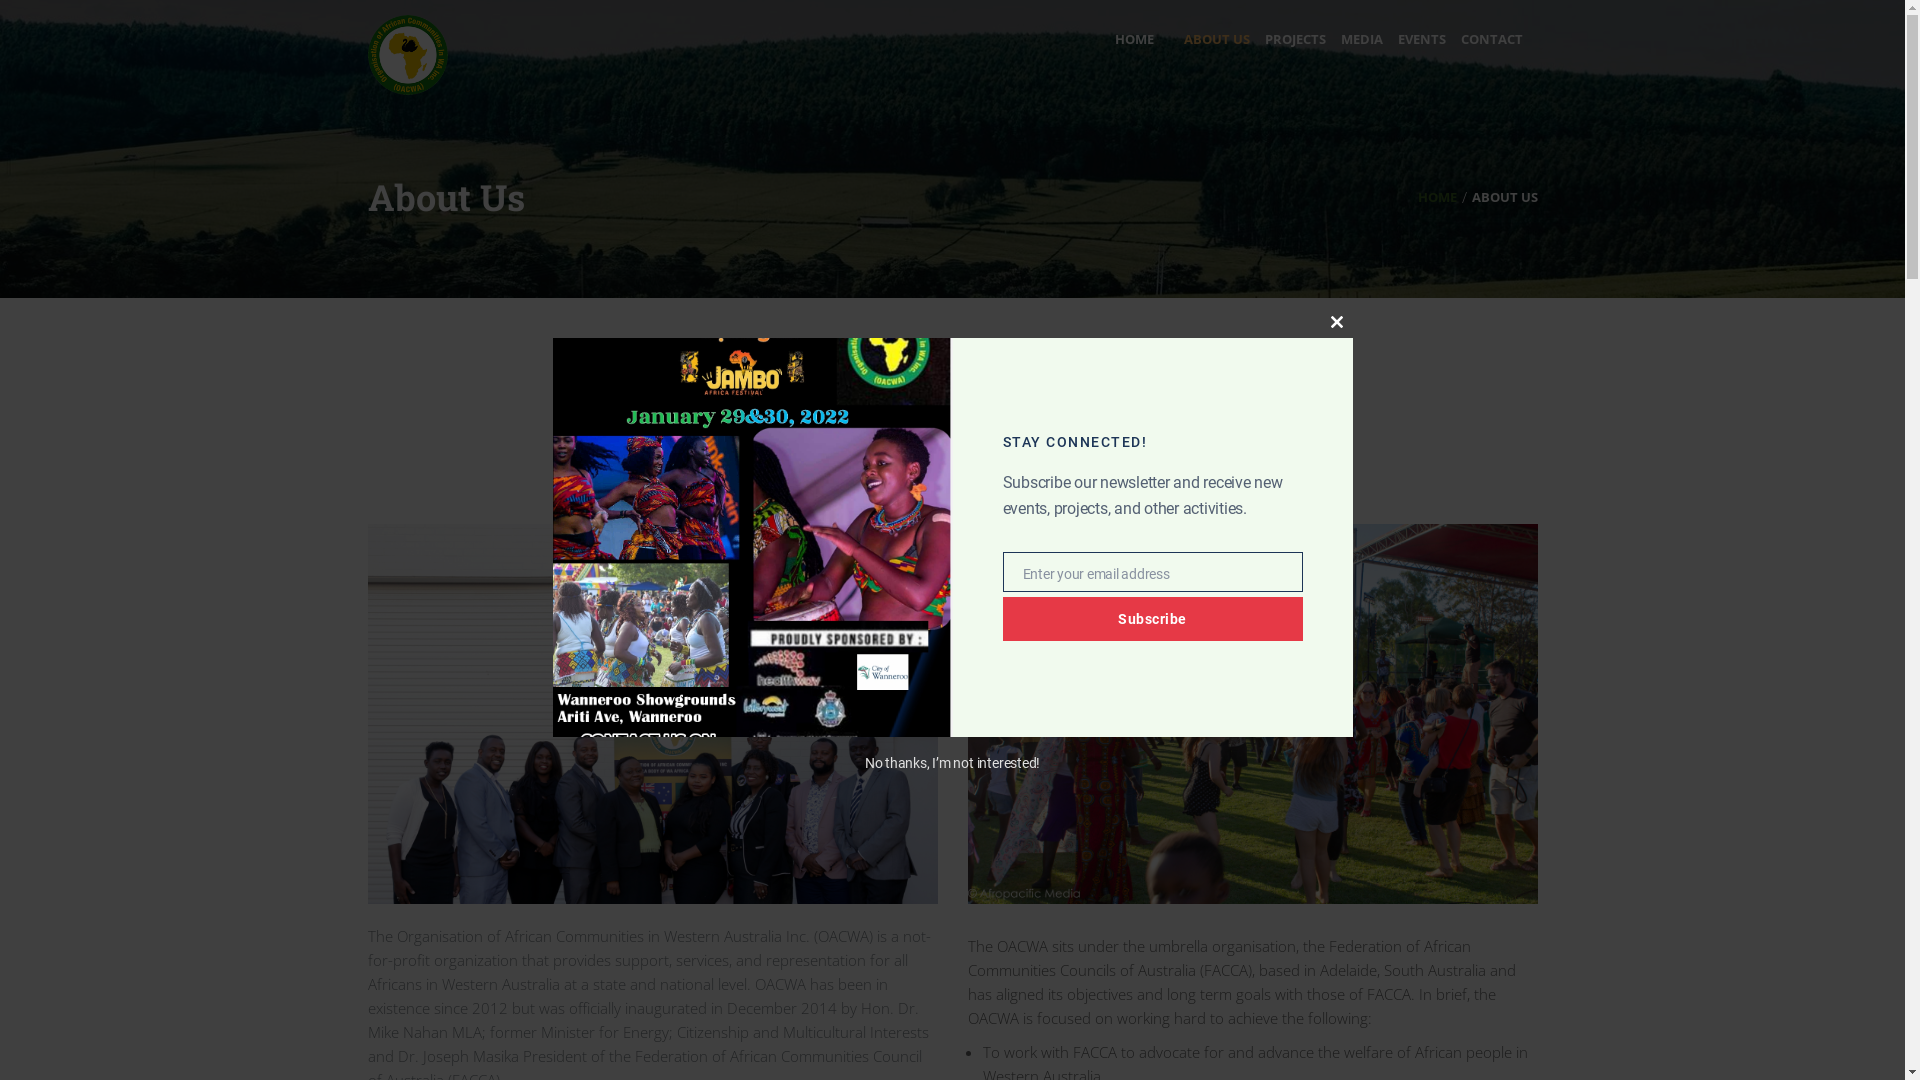 The width and height of the screenshot is (1920, 1080). What do you see at coordinates (1287, 39) in the screenshot?
I see `'PROJECTS'` at bounding box center [1287, 39].